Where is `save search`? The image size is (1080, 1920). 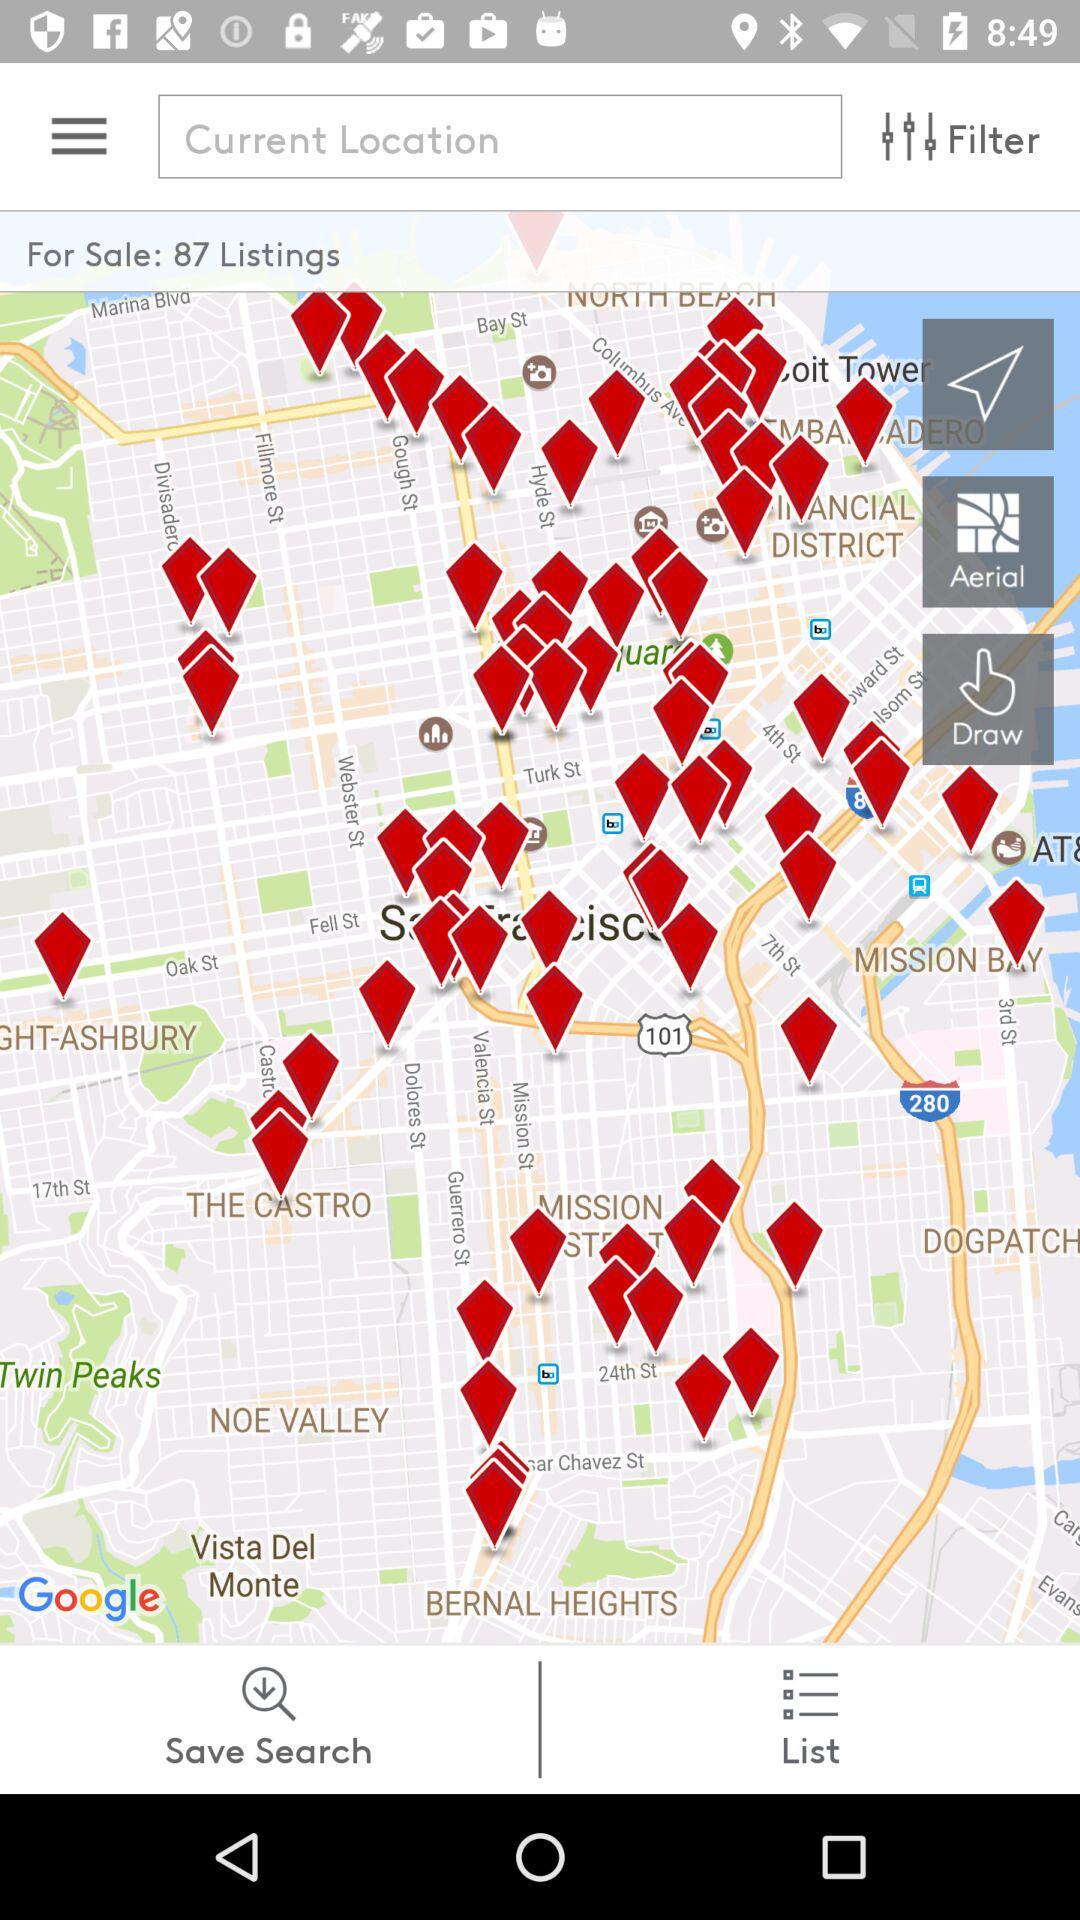
save search is located at coordinates (268, 1718).